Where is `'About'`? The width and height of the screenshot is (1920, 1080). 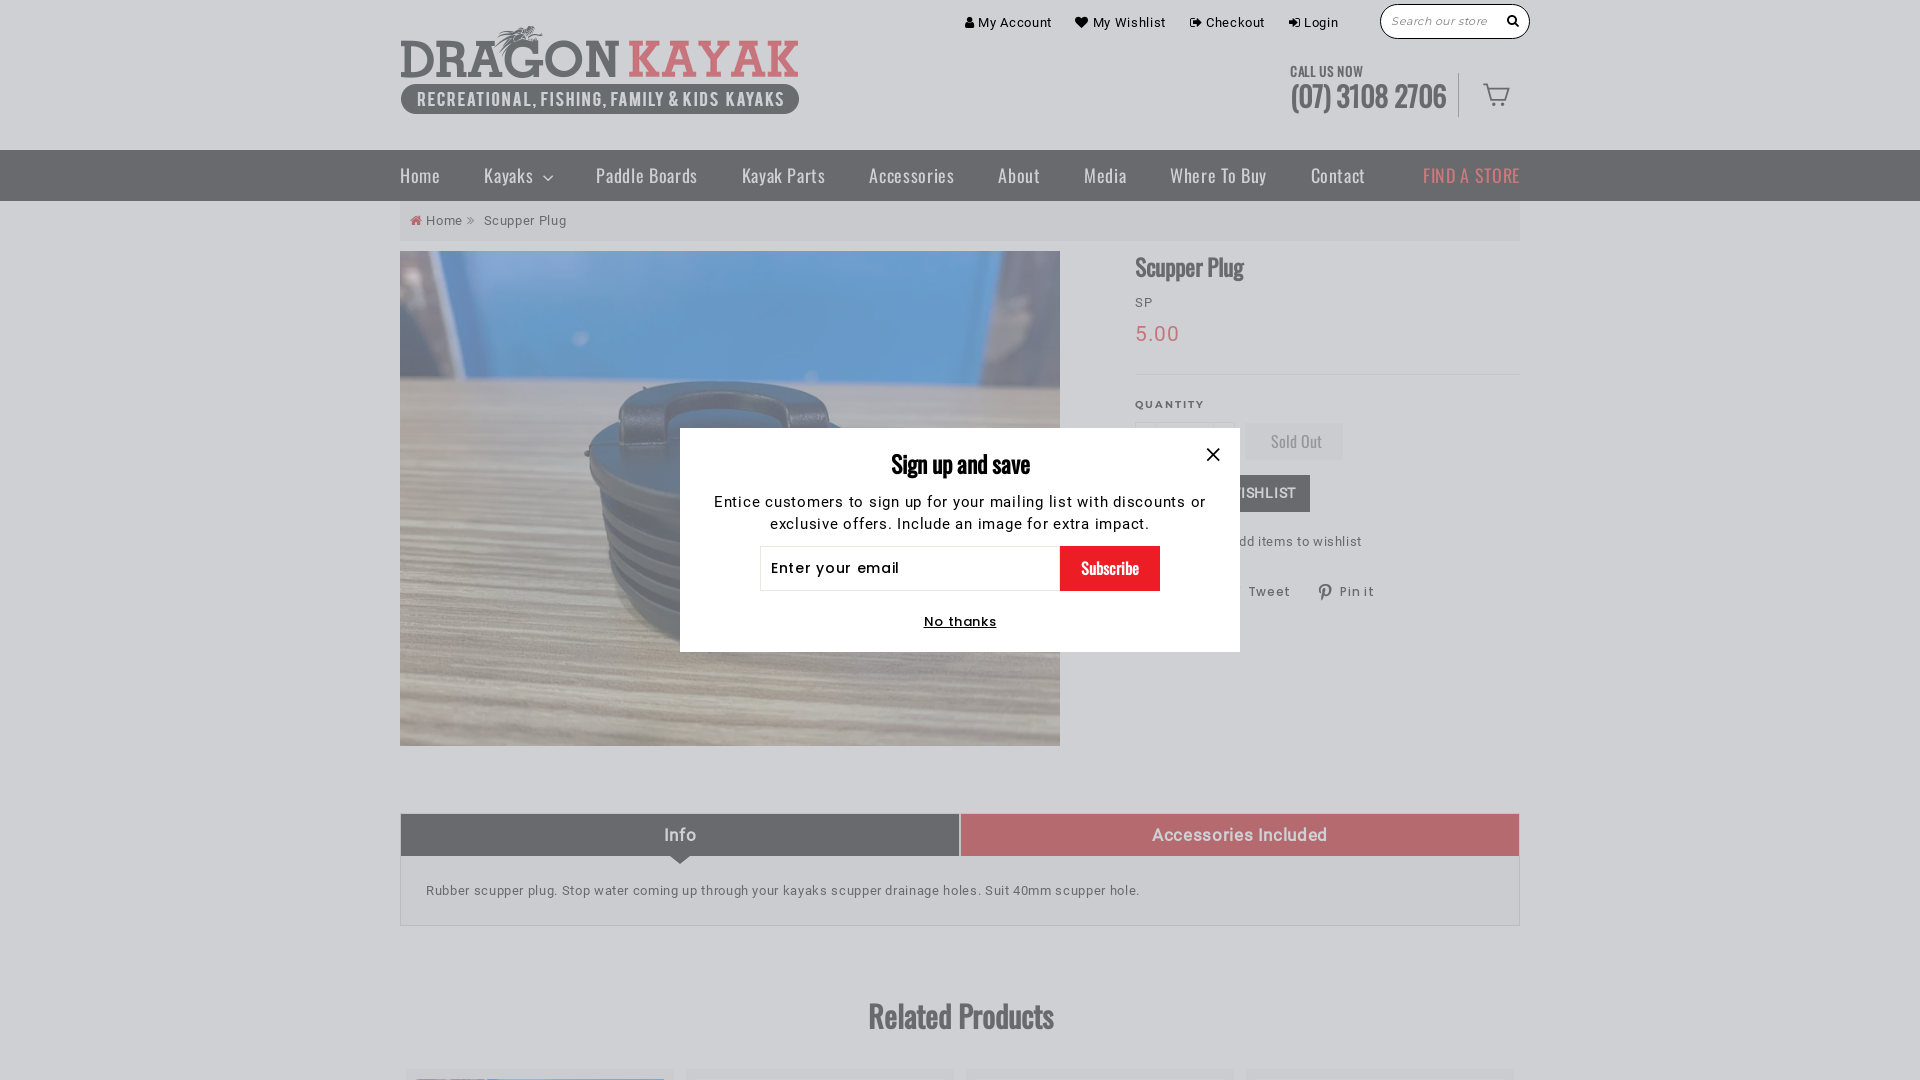
'About' is located at coordinates (1018, 174).